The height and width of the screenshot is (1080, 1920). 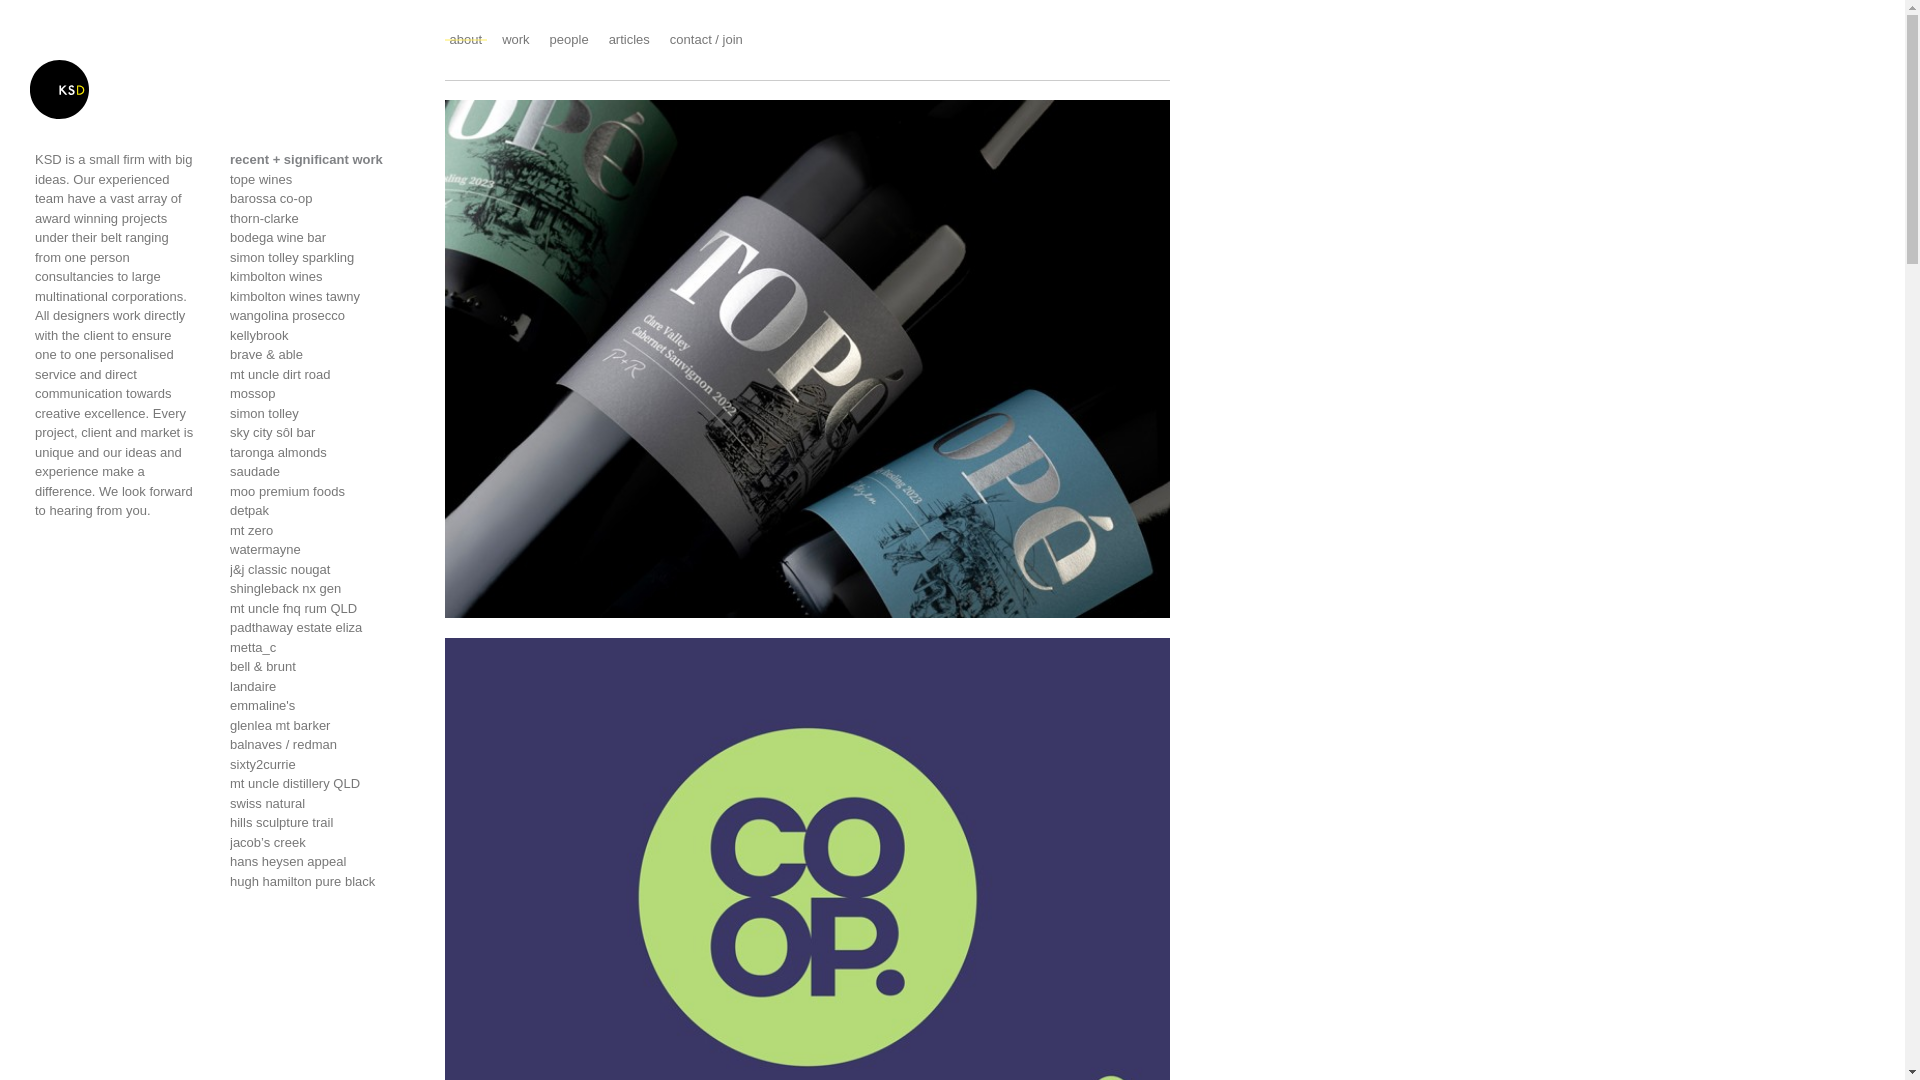 What do you see at coordinates (320, 237) in the screenshot?
I see `'bodega wine bar'` at bounding box center [320, 237].